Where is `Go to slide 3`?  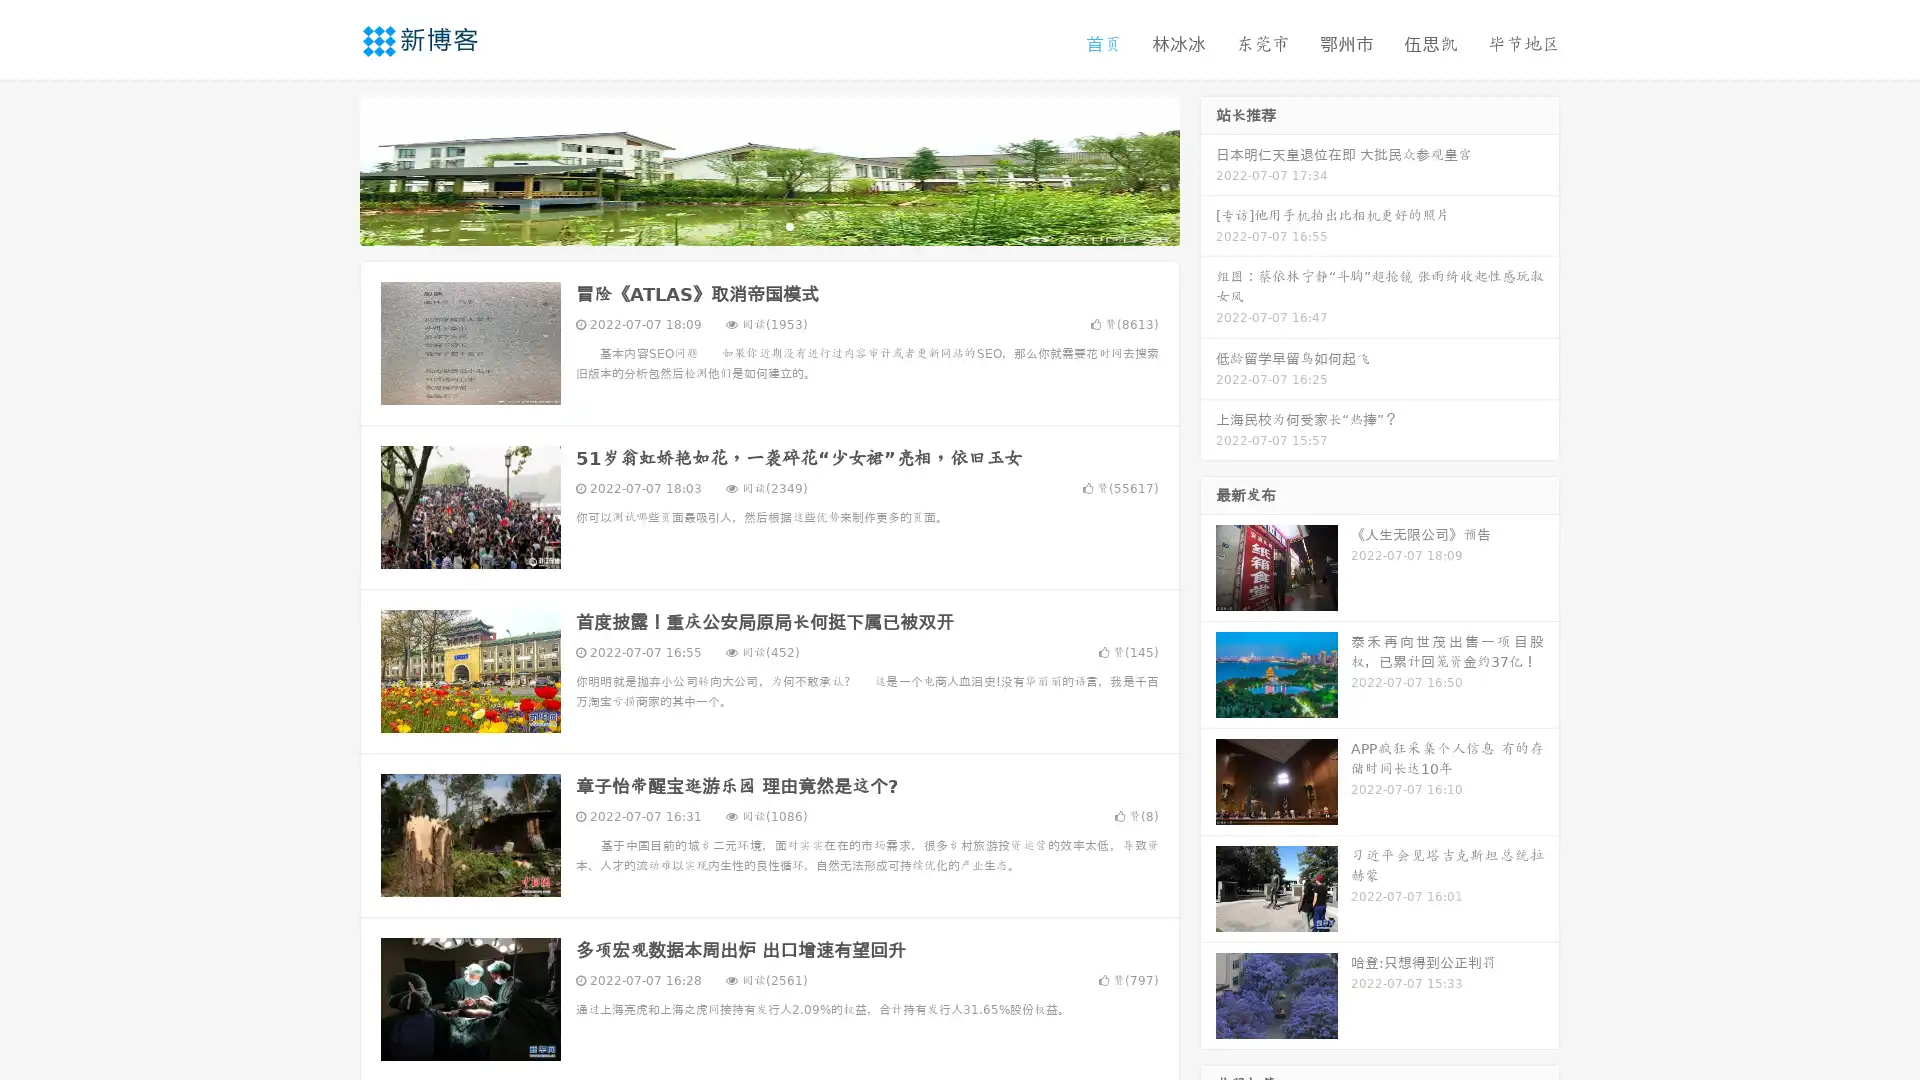 Go to slide 3 is located at coordinates (789, 225).